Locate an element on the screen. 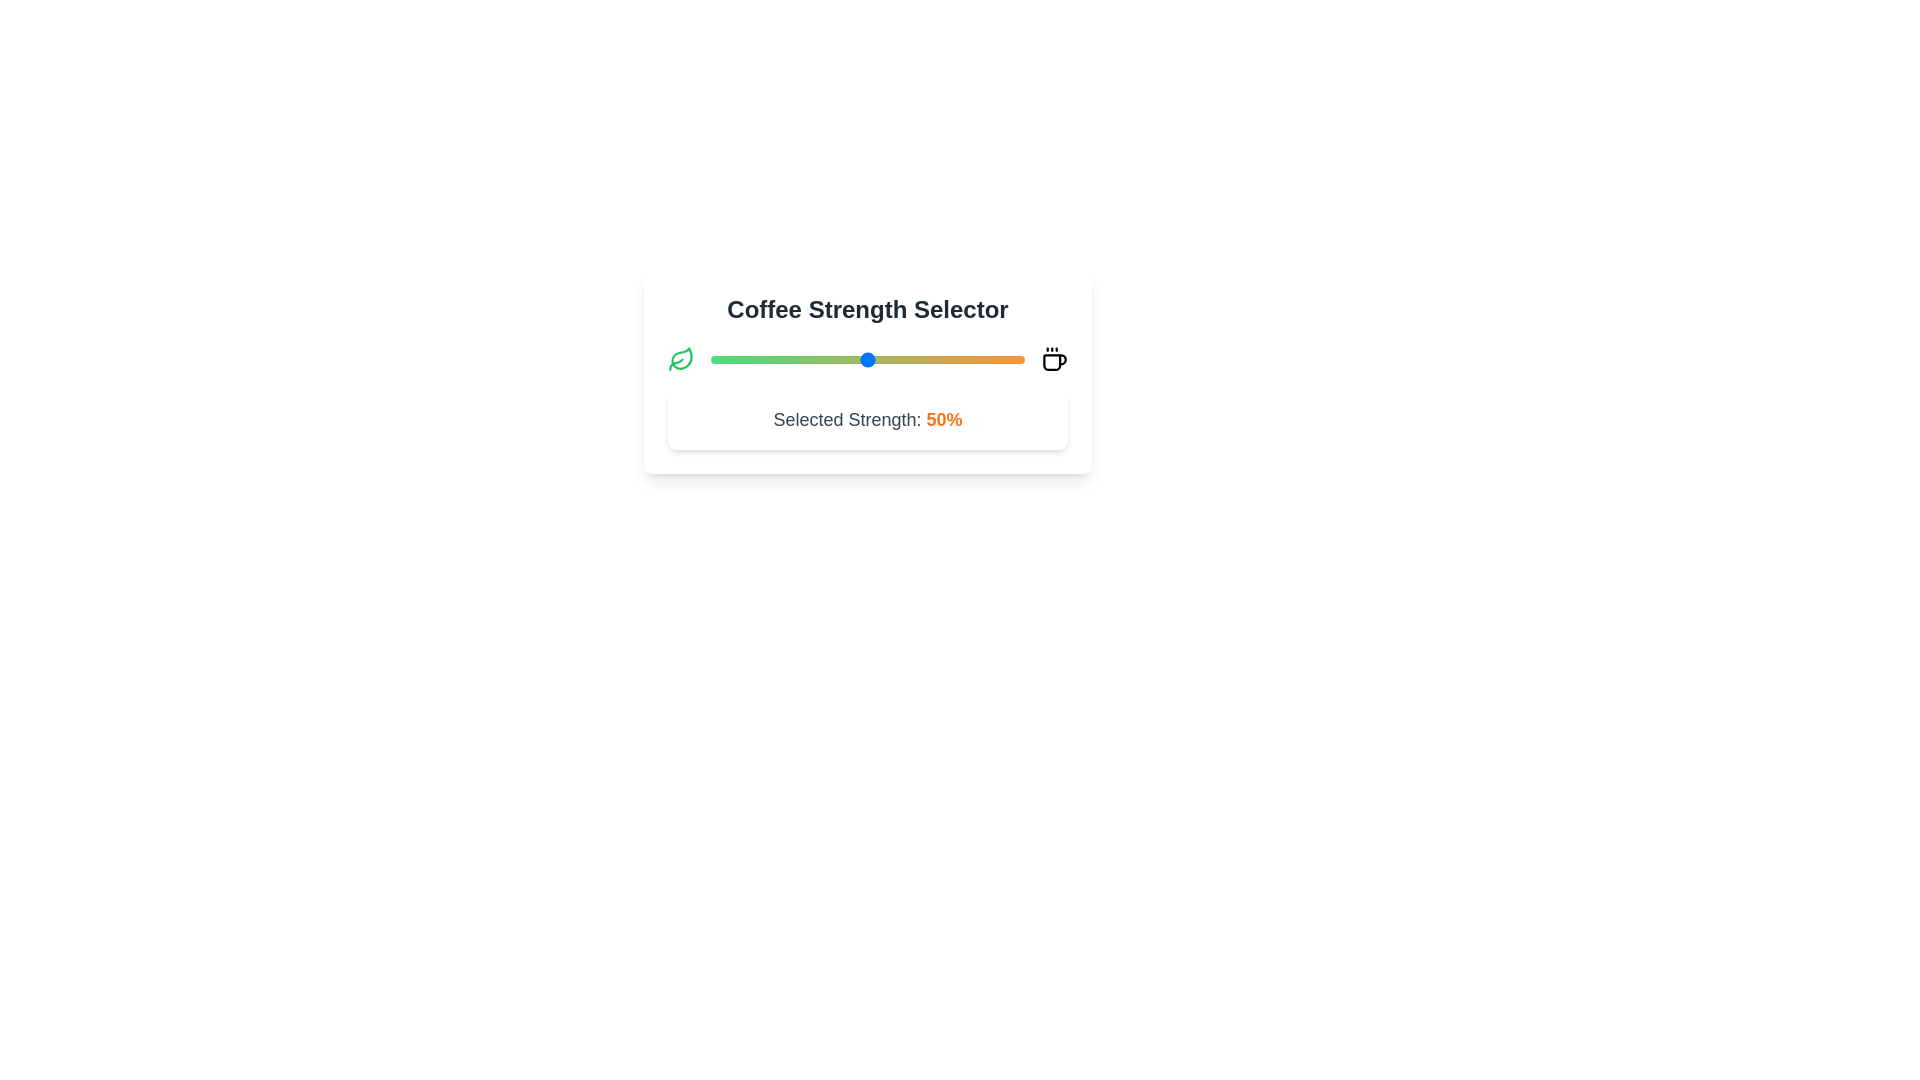 Image resolution: width=1920 pixels, height=1080 pixels. the coffee strength slider to 74% is located at coordinates (942, 358).